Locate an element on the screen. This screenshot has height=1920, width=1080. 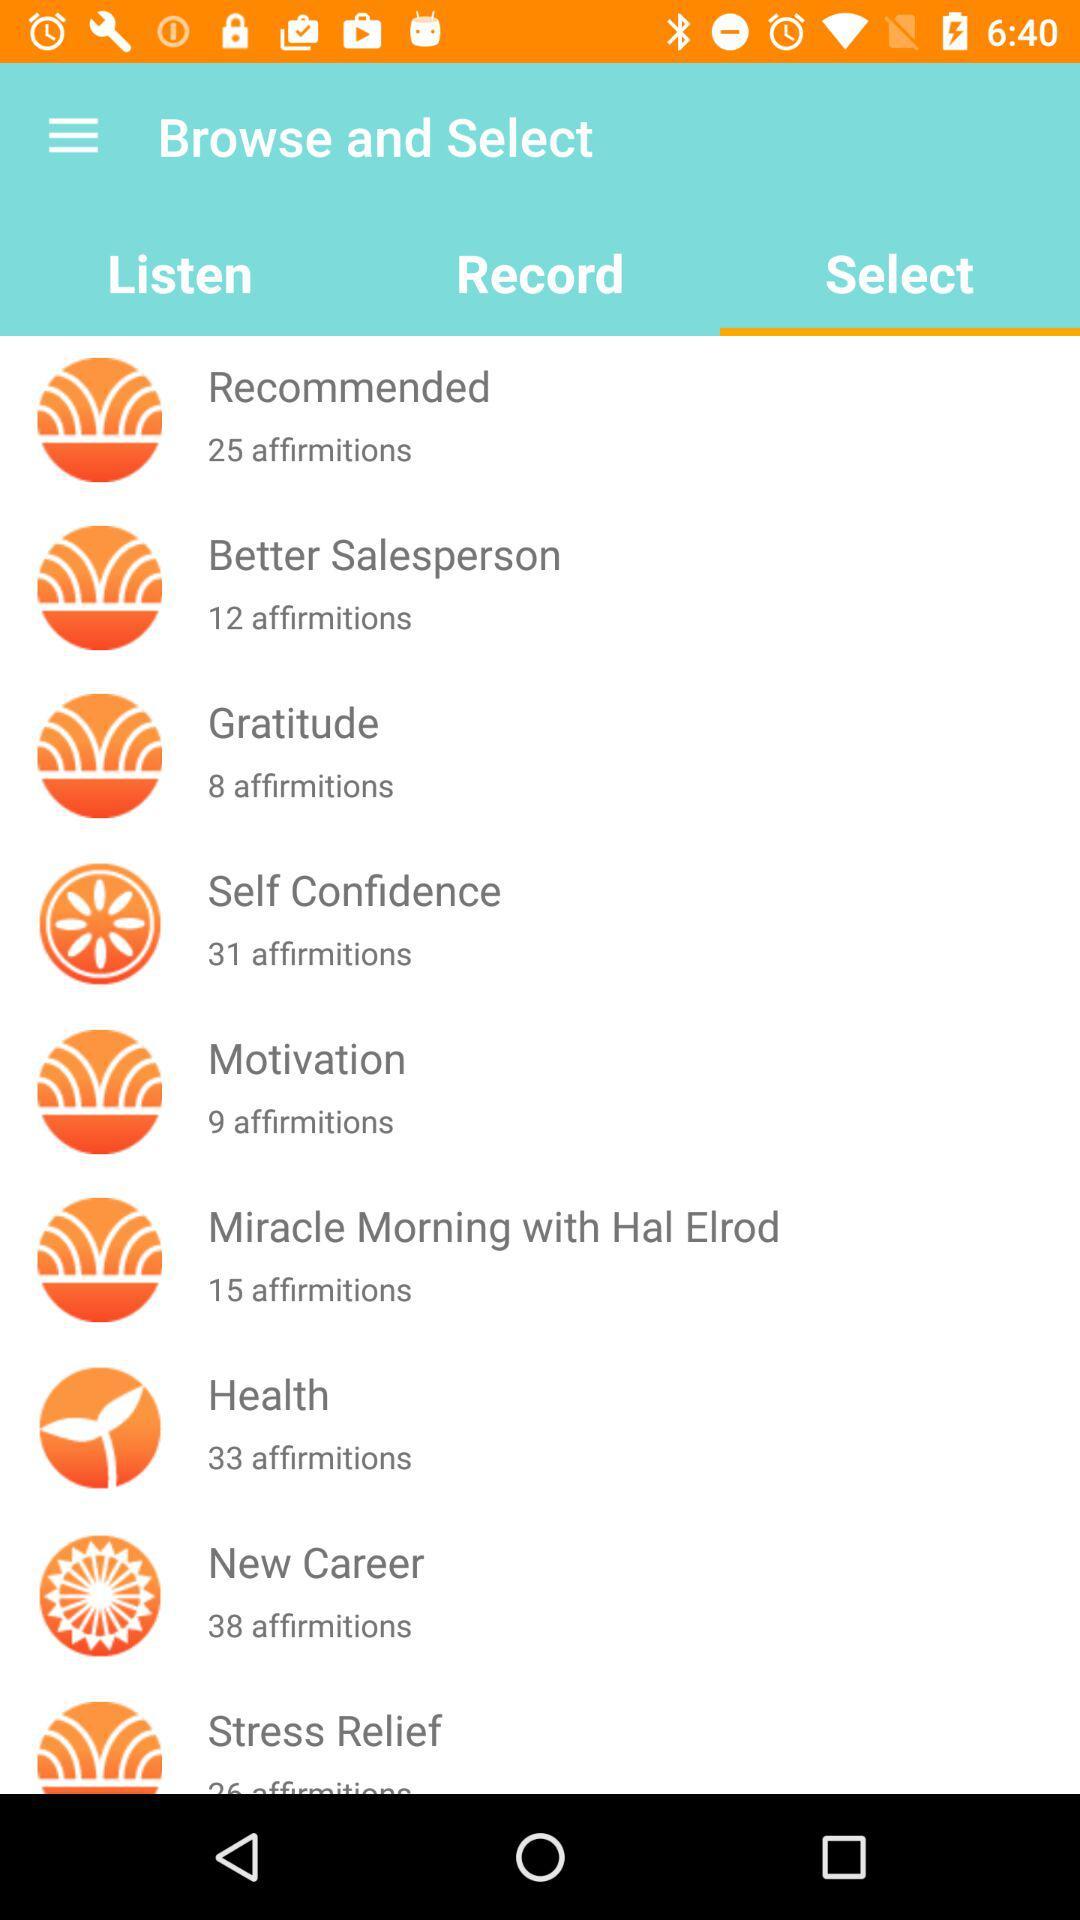
icon below 25 affirmitions item is located at coordinates (639, 553).